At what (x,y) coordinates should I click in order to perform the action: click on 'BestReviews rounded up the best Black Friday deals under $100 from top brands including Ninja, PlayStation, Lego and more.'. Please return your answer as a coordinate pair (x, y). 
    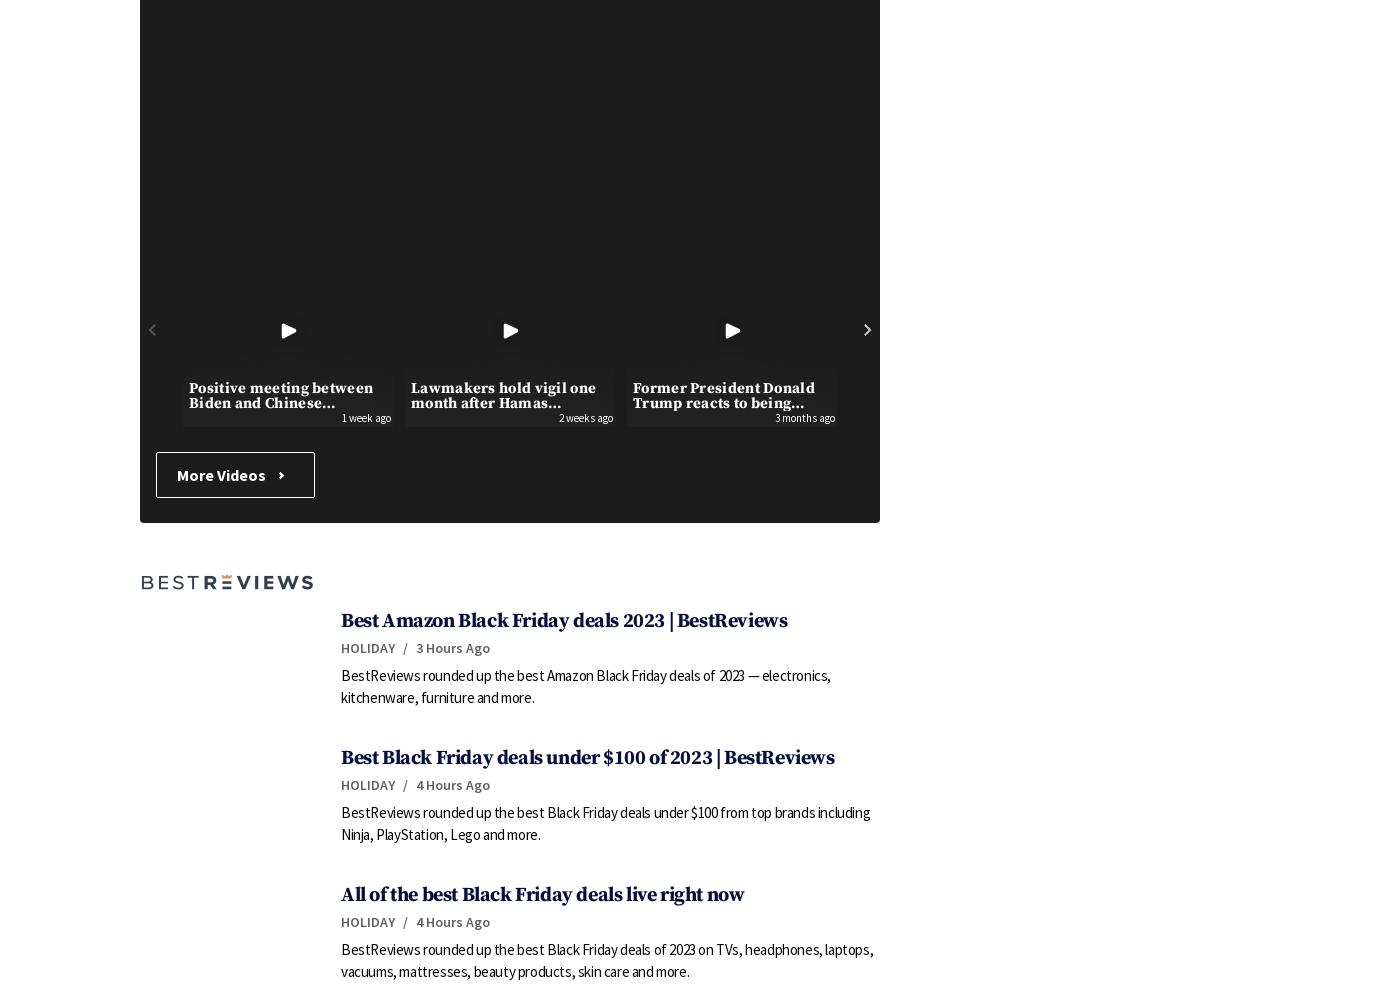
    Looking at the image, I should click on (605, 823).